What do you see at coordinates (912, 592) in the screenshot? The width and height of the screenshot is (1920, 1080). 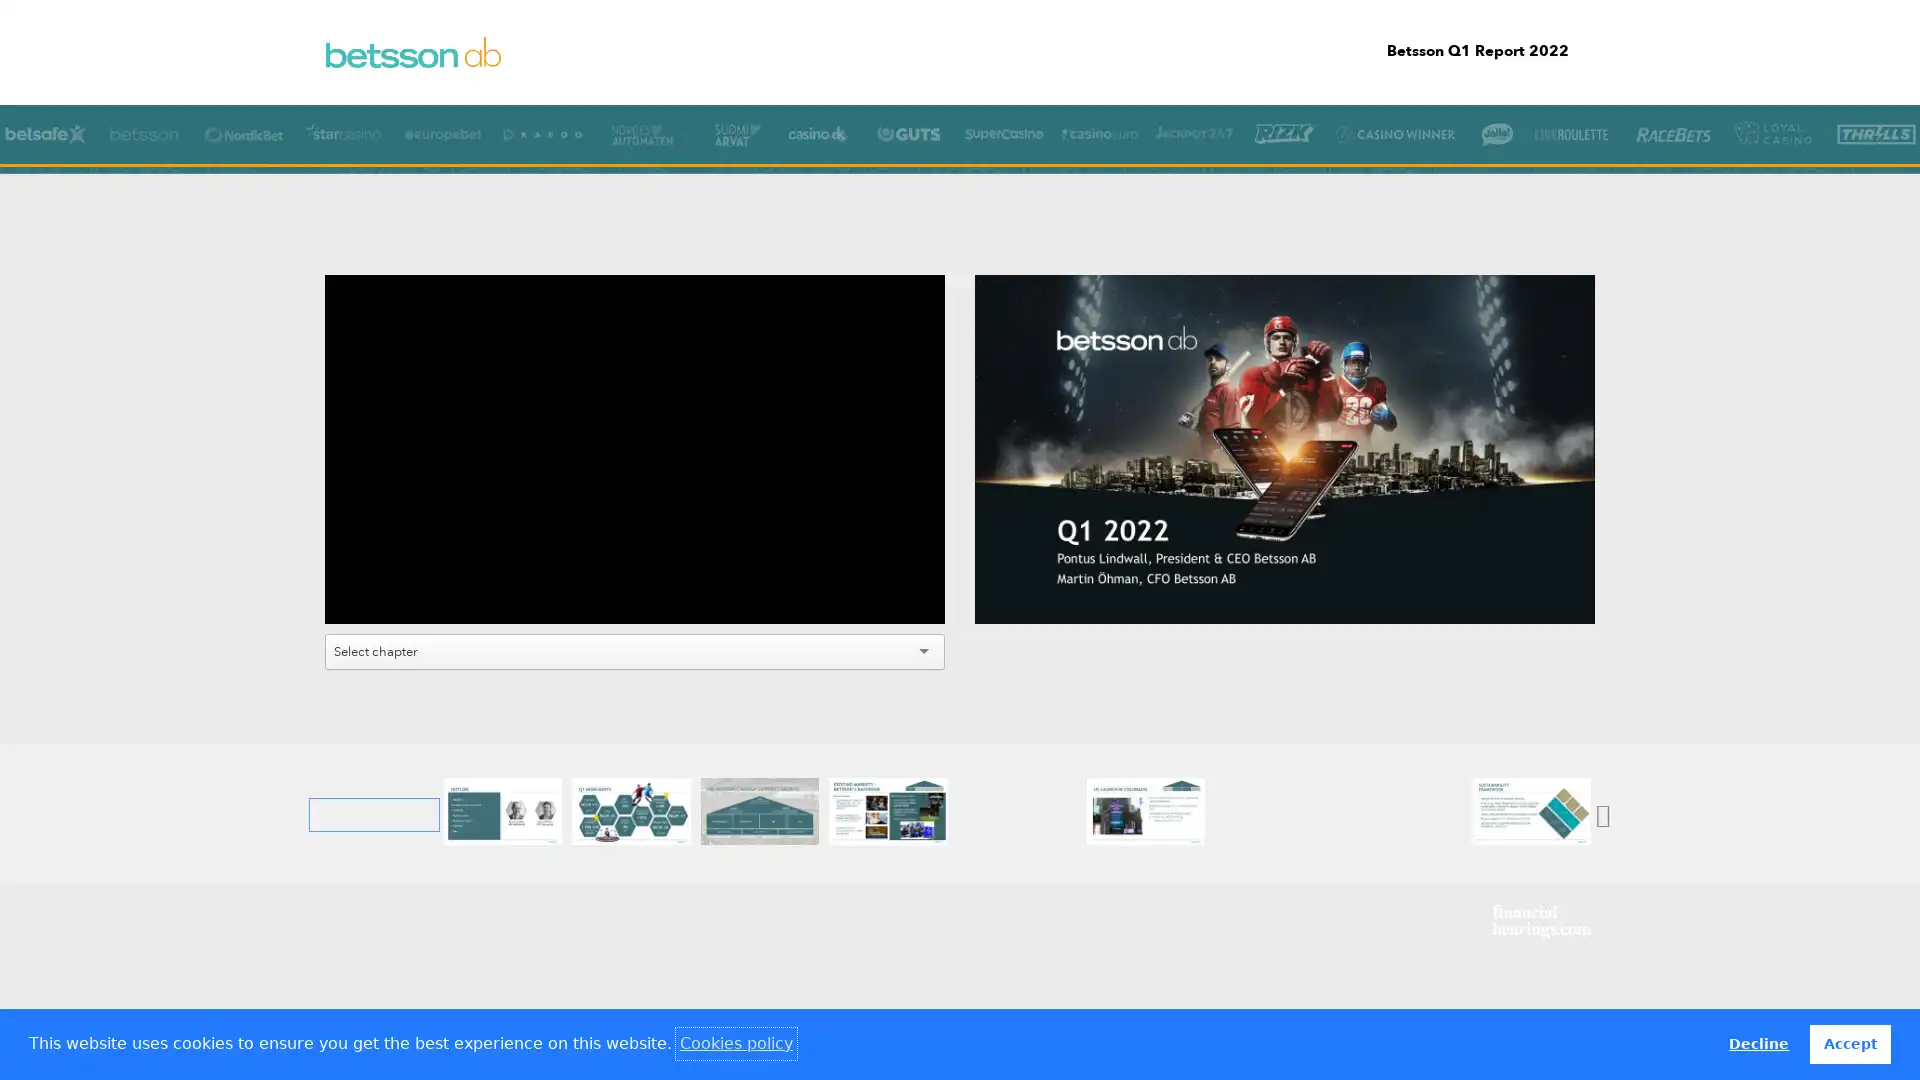 I see `Fullscreen` at bounding box center [912, 592].